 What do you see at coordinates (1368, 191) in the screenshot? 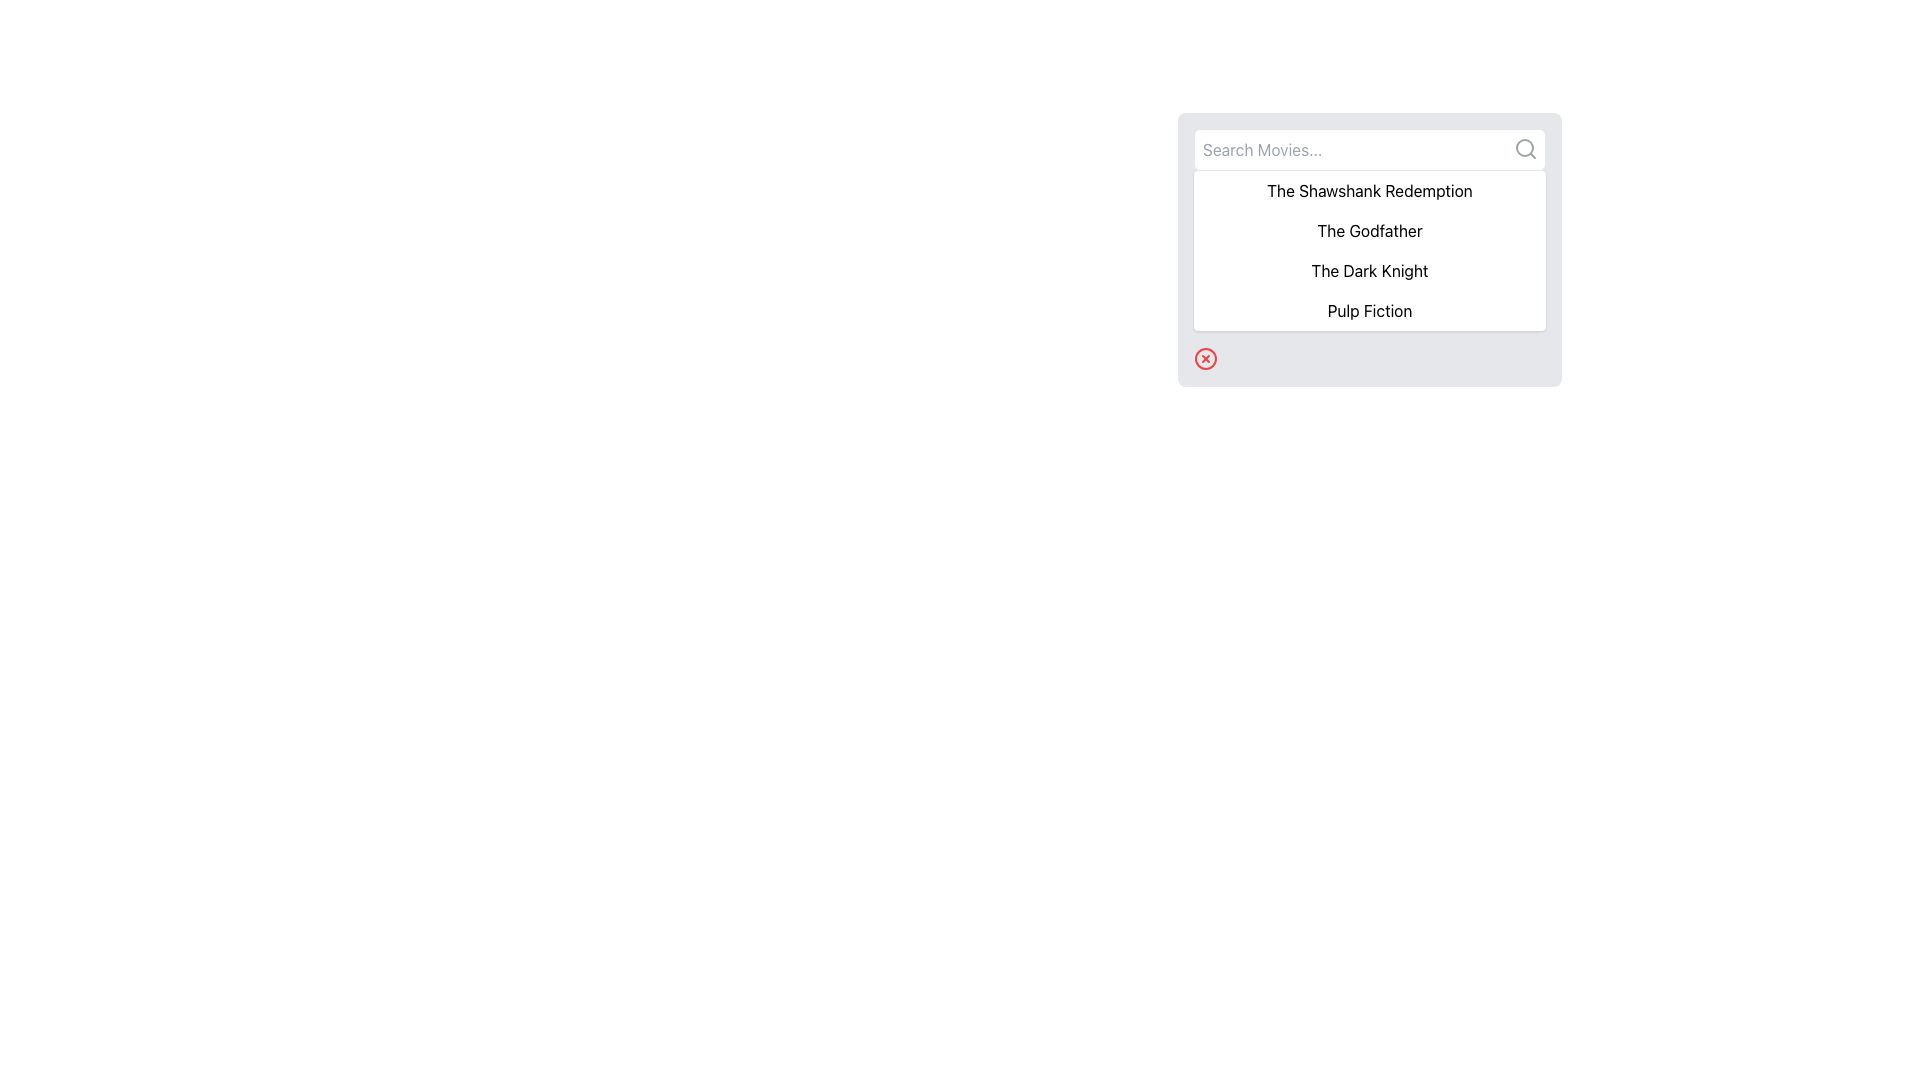
I see `to select the first movie title in the dropdown list located below the search input box` at bounding box center [1368, 191].